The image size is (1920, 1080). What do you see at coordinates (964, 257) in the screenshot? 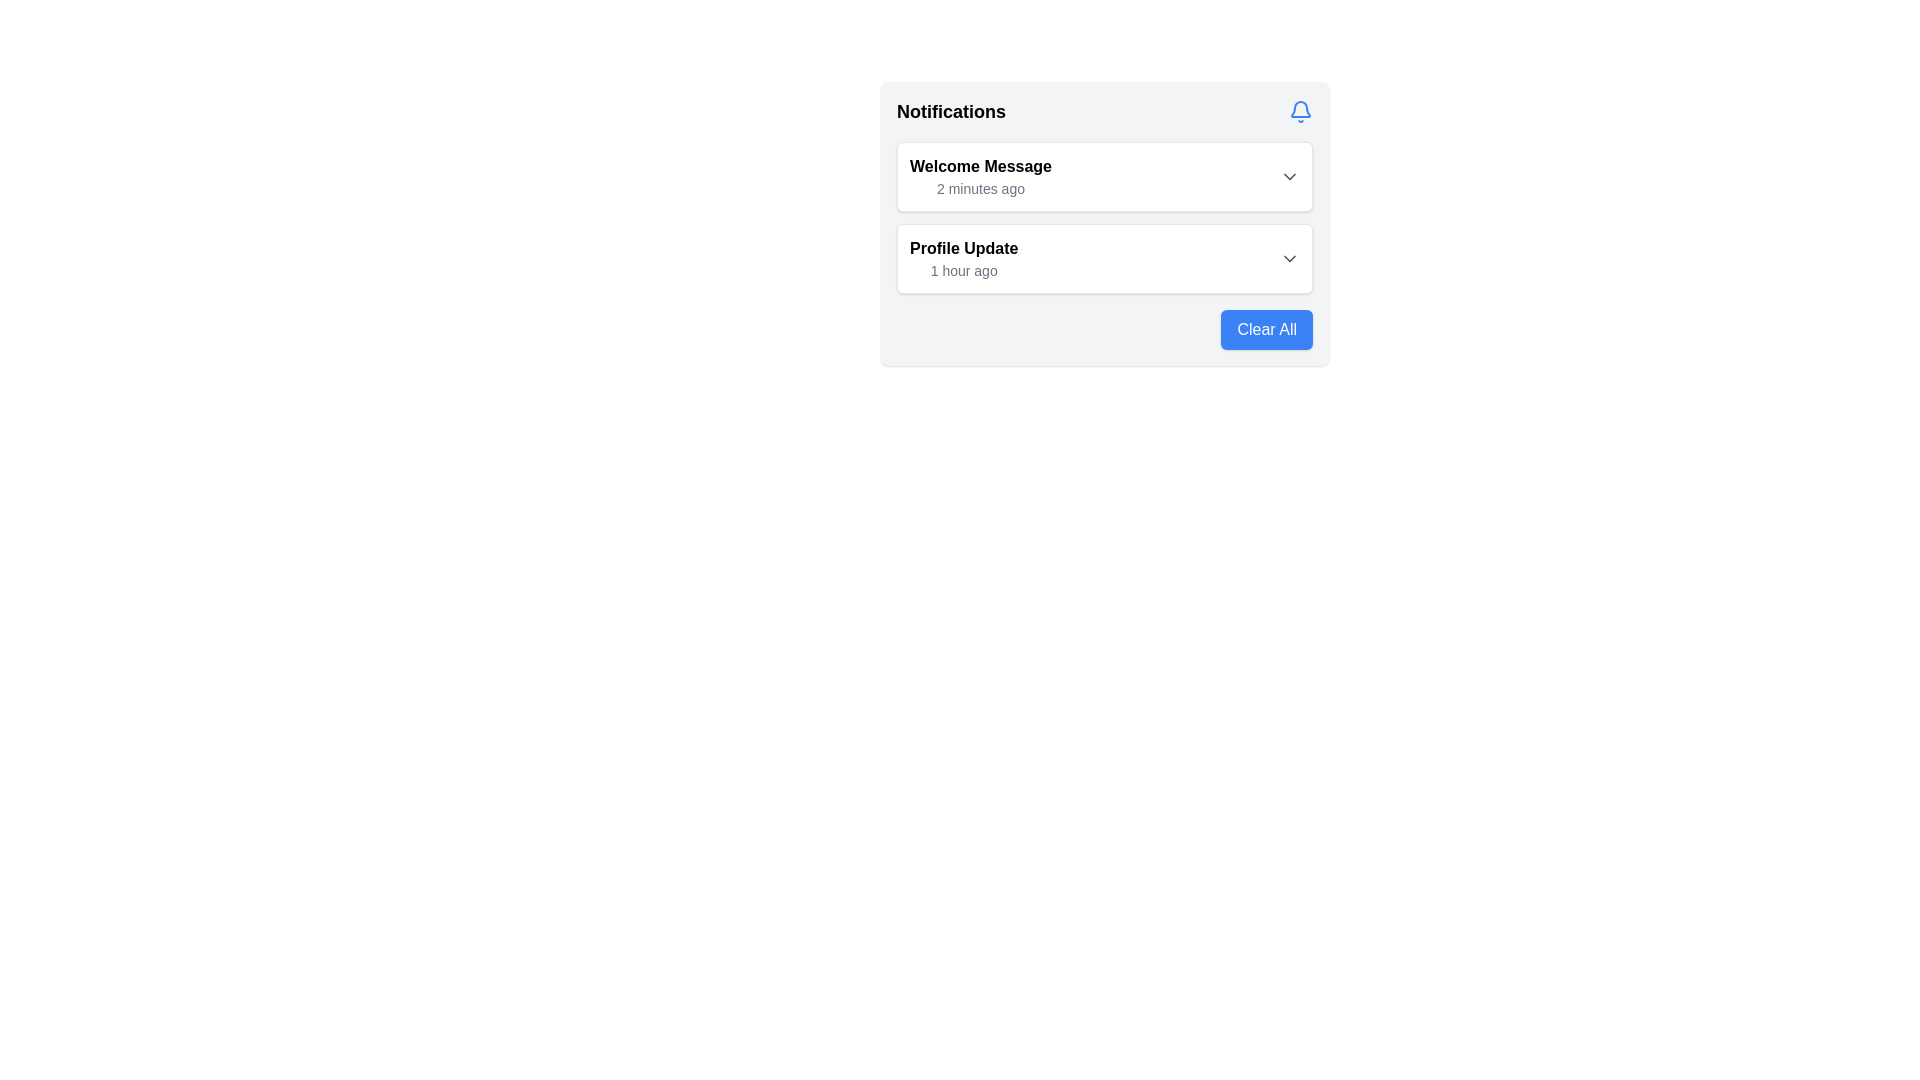
I see `text of the dual-line text label displaying 'Profile Update' and '1 hour ago' located in the lower section of the notification list, which is the second item in the list` at bounding box center [964, 257].